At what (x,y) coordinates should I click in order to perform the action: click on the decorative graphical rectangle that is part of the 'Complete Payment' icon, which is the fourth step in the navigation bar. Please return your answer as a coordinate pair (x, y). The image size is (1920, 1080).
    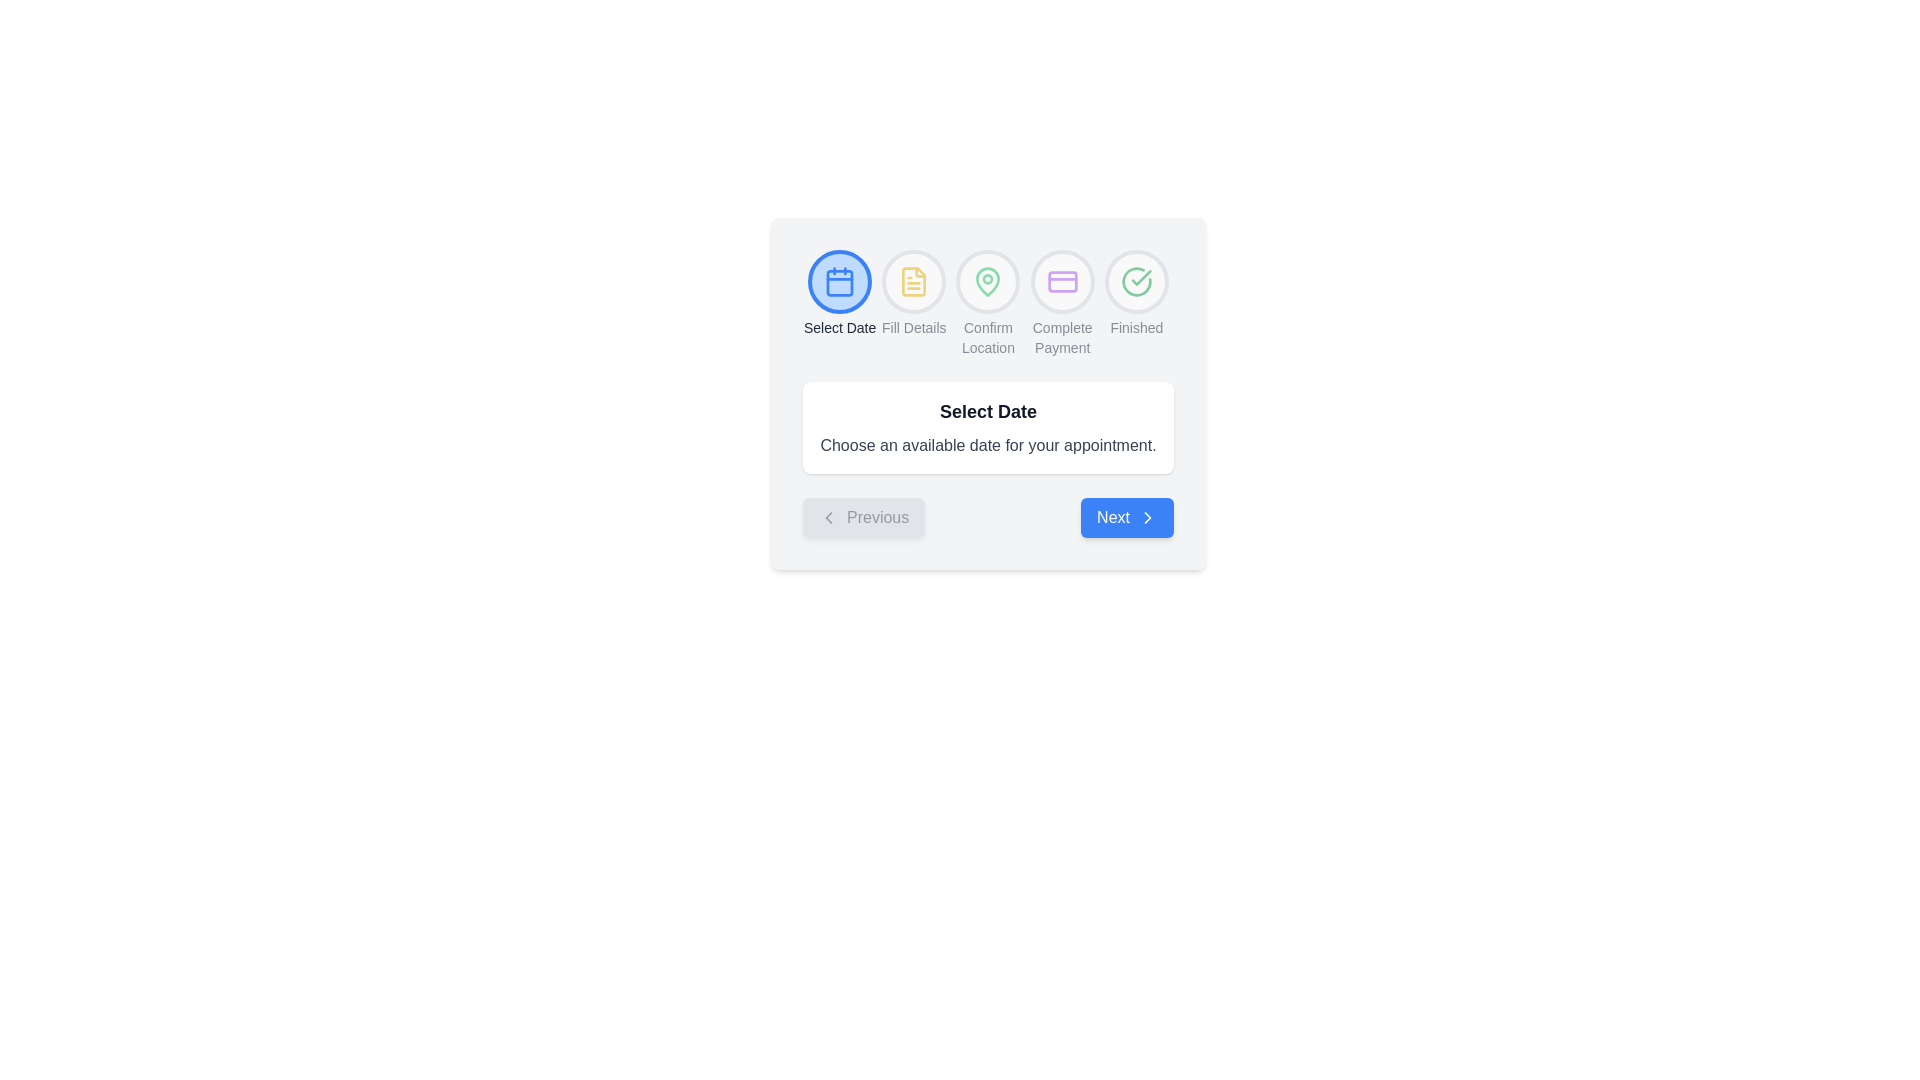
    Looking at the image, I should click on (1061, 281).